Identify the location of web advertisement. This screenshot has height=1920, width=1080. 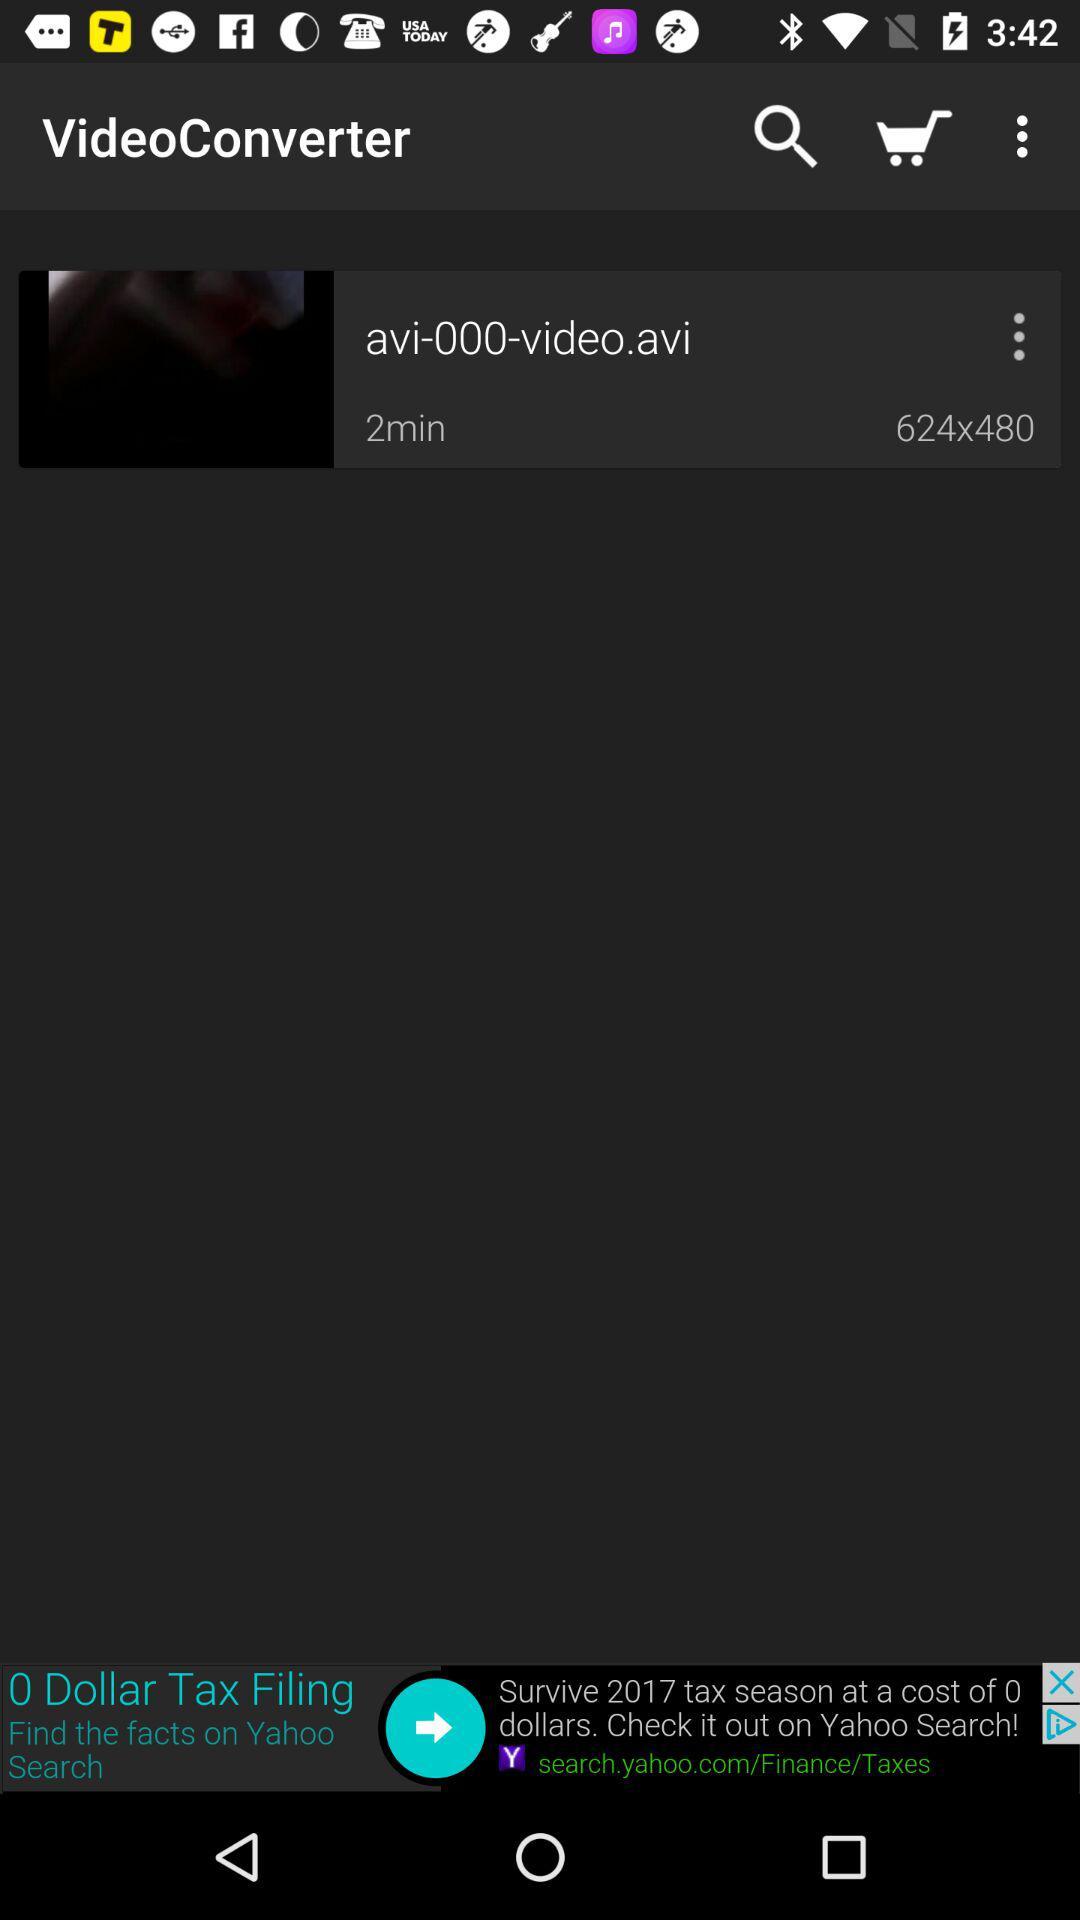
(540, 1727).